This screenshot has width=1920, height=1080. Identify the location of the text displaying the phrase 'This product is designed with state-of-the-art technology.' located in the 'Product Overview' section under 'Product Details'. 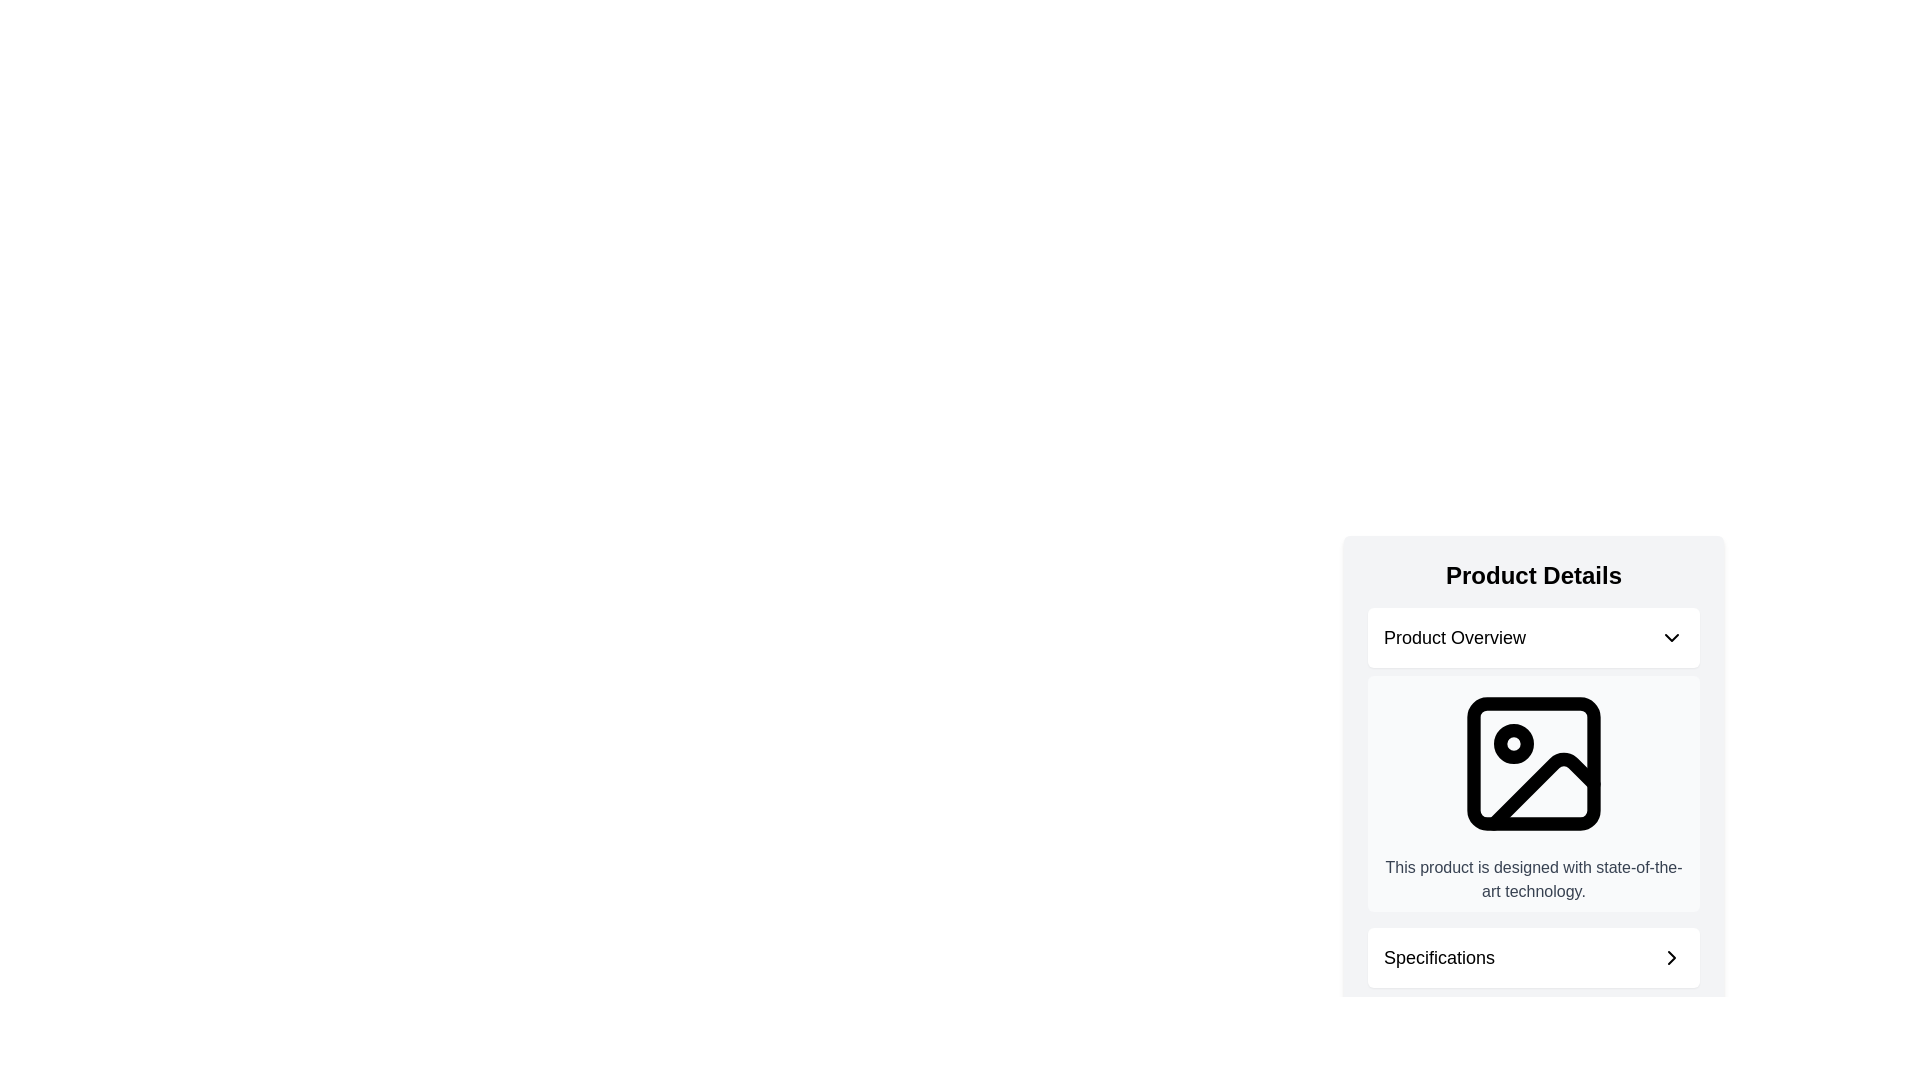
(1533, 878).